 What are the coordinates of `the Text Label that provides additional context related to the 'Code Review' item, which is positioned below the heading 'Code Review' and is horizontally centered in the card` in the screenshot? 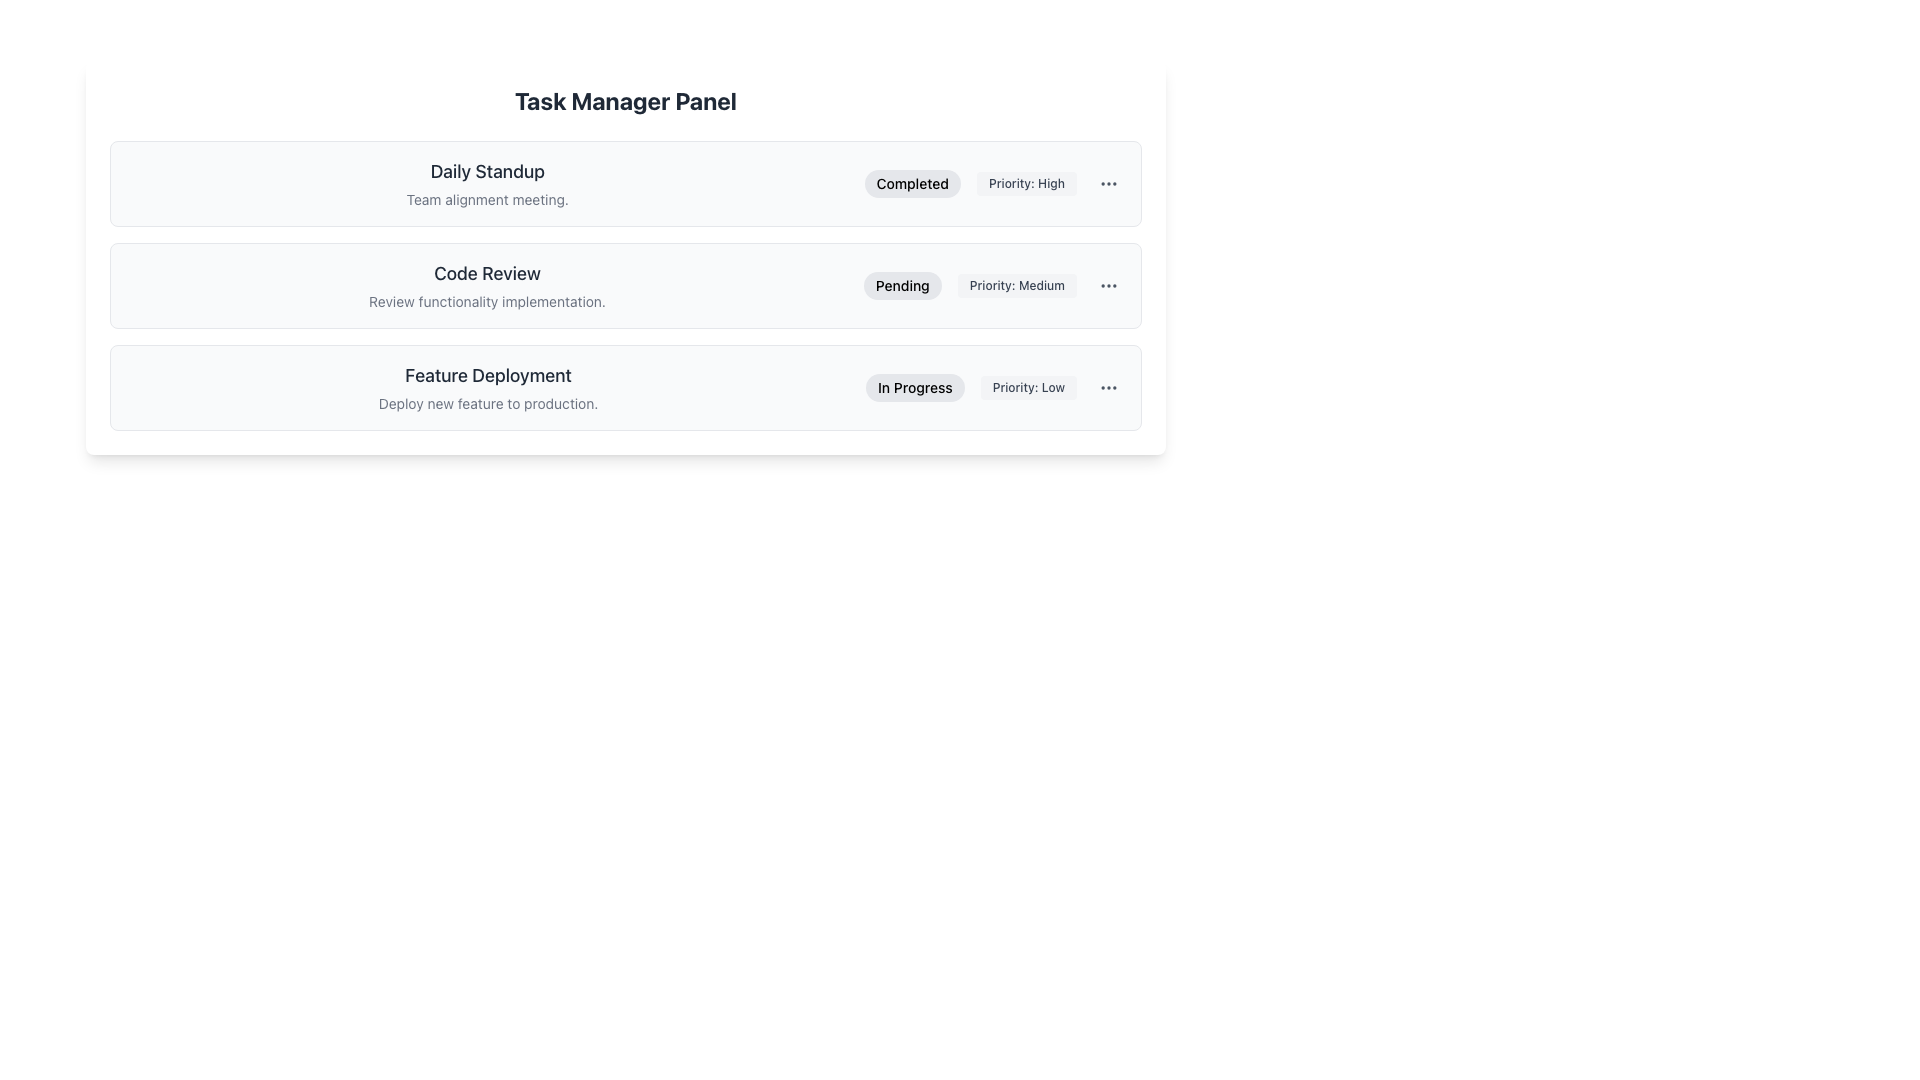 It's located at (487, 301).